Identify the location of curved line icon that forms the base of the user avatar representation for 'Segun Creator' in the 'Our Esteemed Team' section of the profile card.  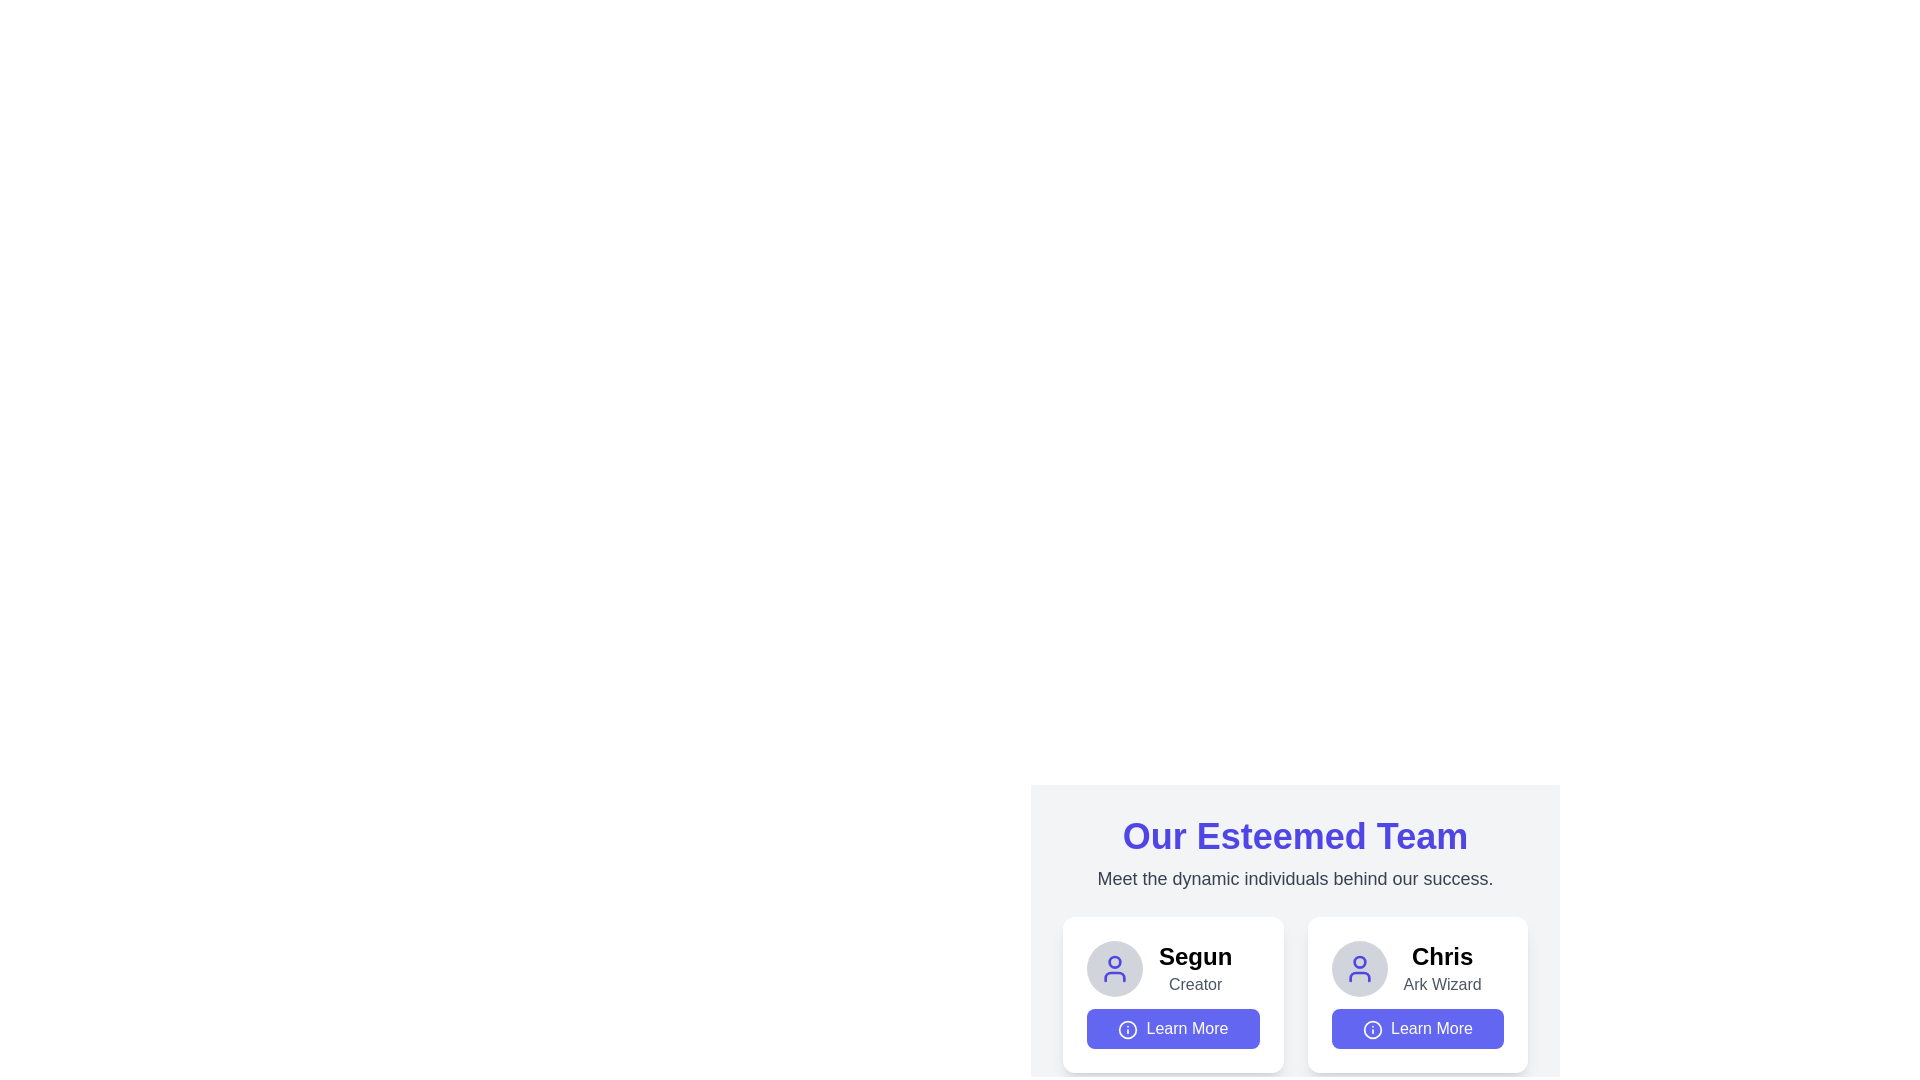
(1113, 975).